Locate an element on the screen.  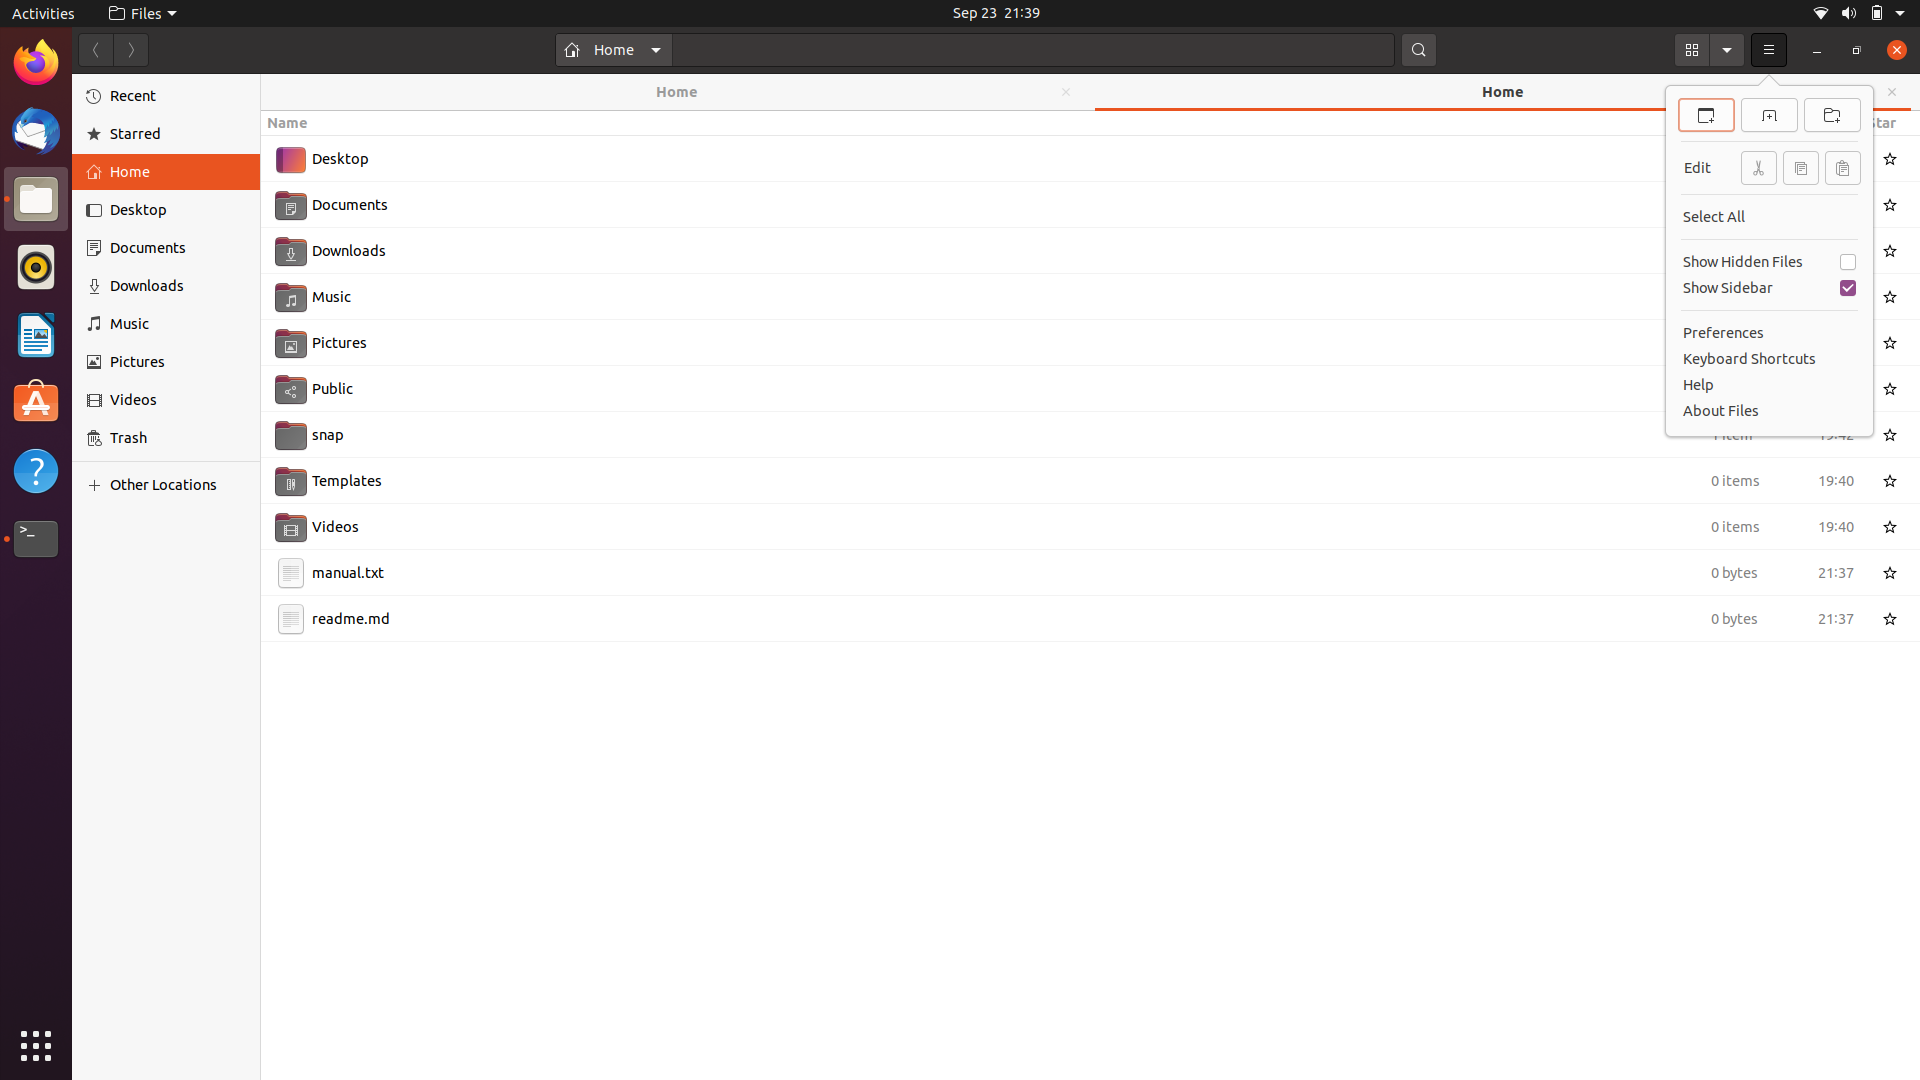
Rename the file readme.md to README.md using keyboard and mouse is located at coordinates (1068, 616).